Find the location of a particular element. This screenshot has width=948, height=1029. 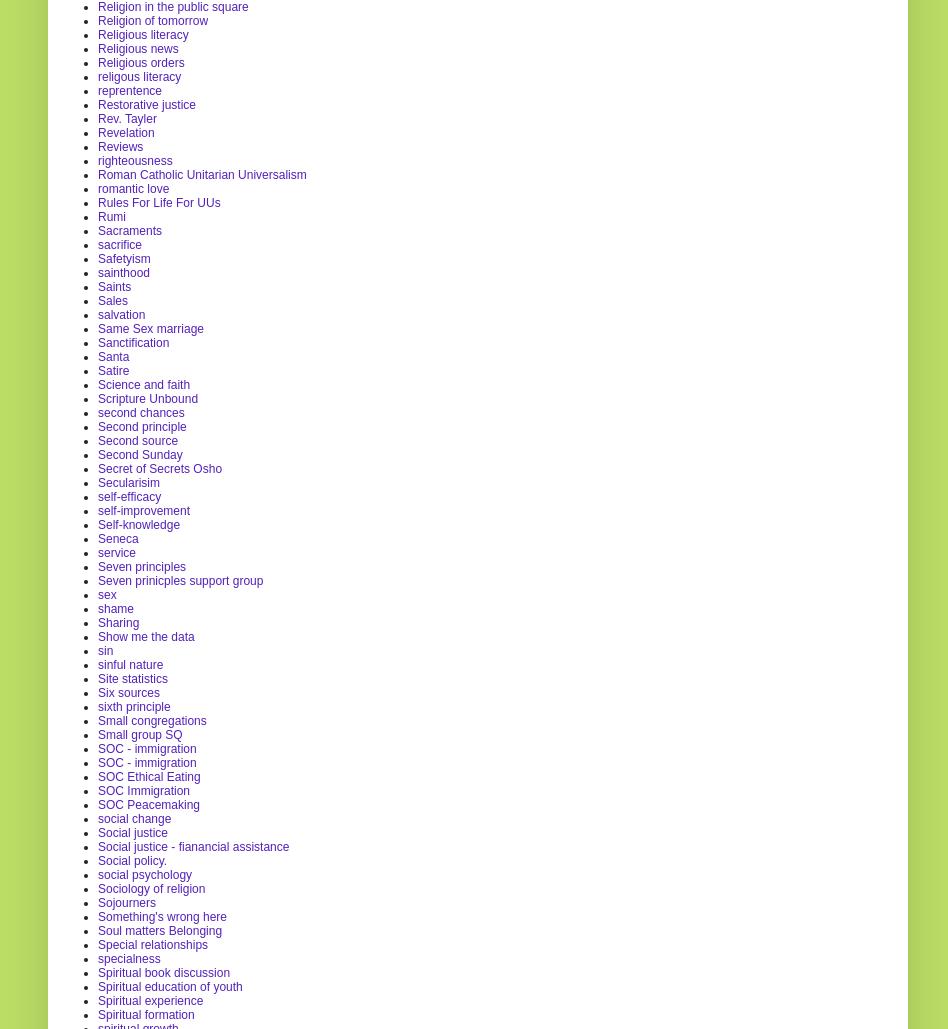

'Social policy.' is located at coordinates (131, 859).